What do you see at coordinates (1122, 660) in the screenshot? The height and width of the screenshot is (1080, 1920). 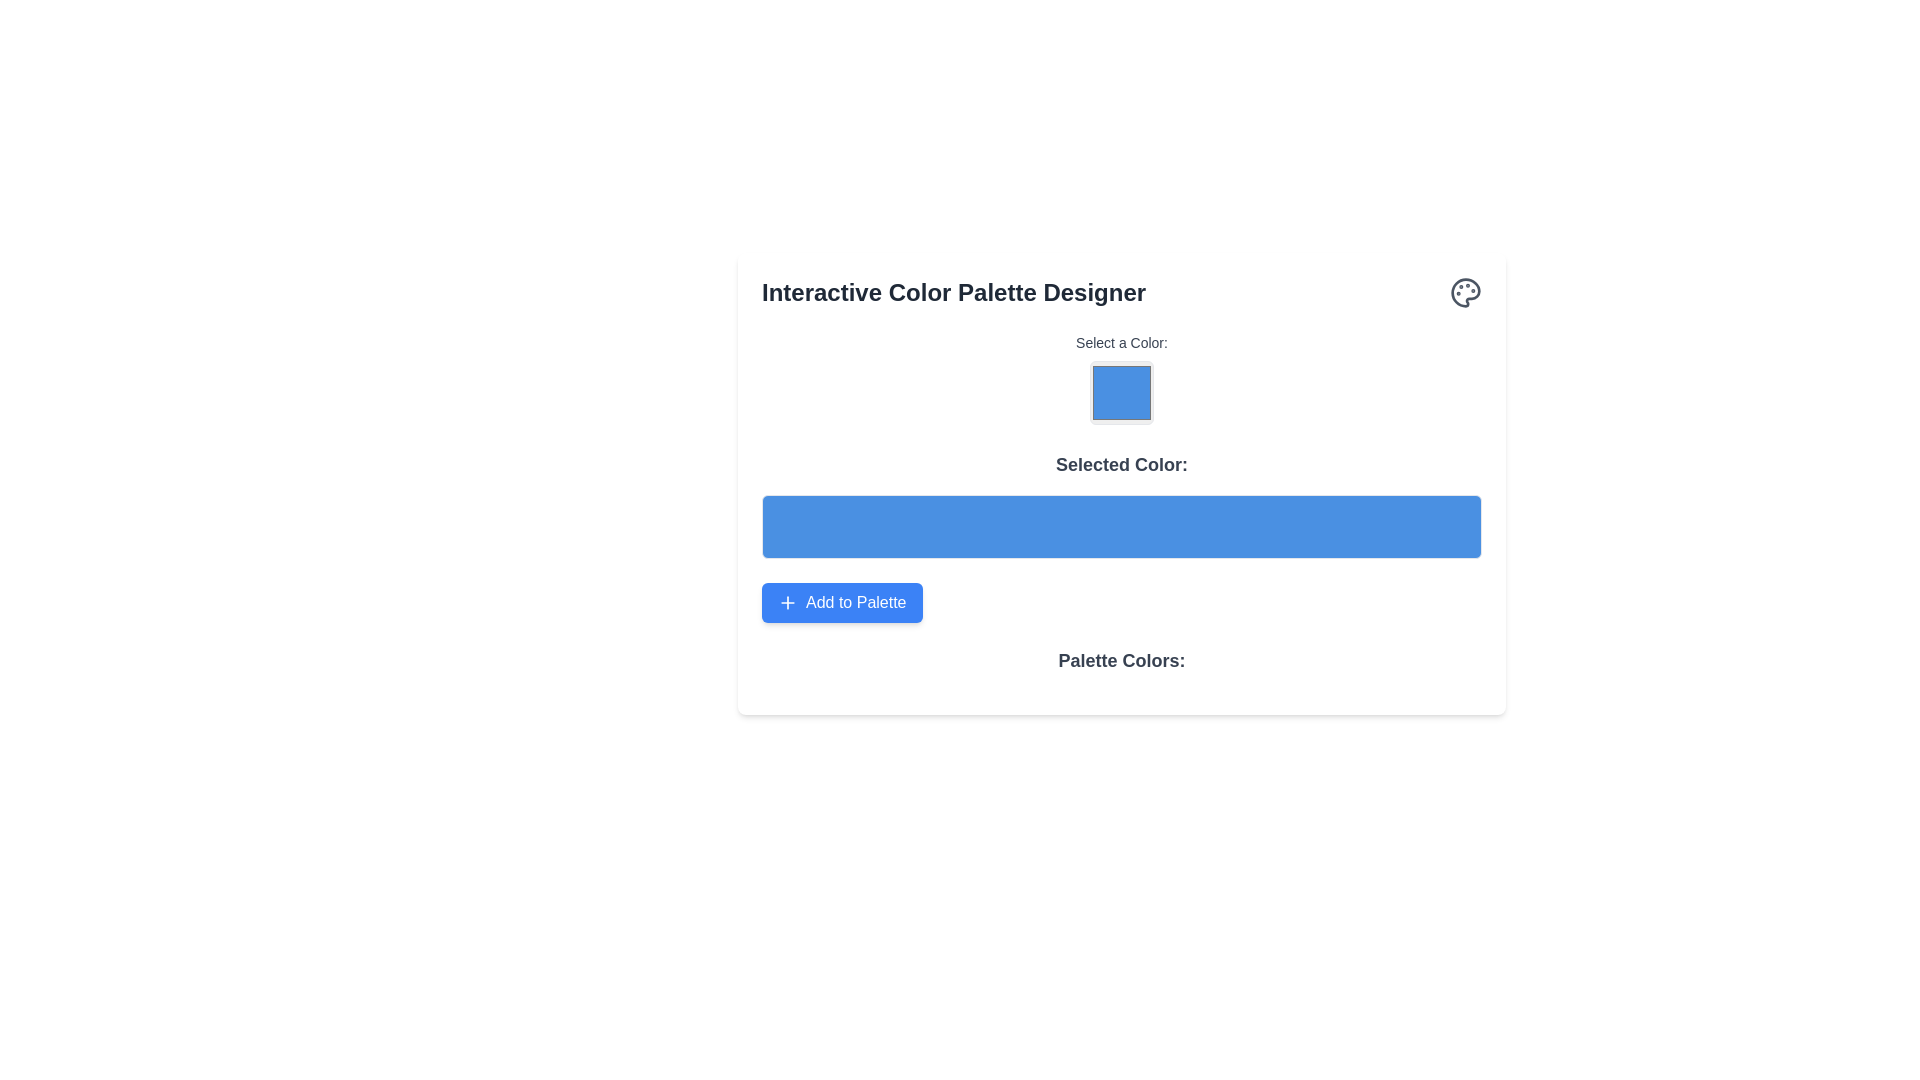 I see `the static header text 'Palette Colors:' which is displayed in bold and larger font size, styled in dark gray, and positioned at the center horizontally near the bottom of the interface` at bounding box center [1122, 660].